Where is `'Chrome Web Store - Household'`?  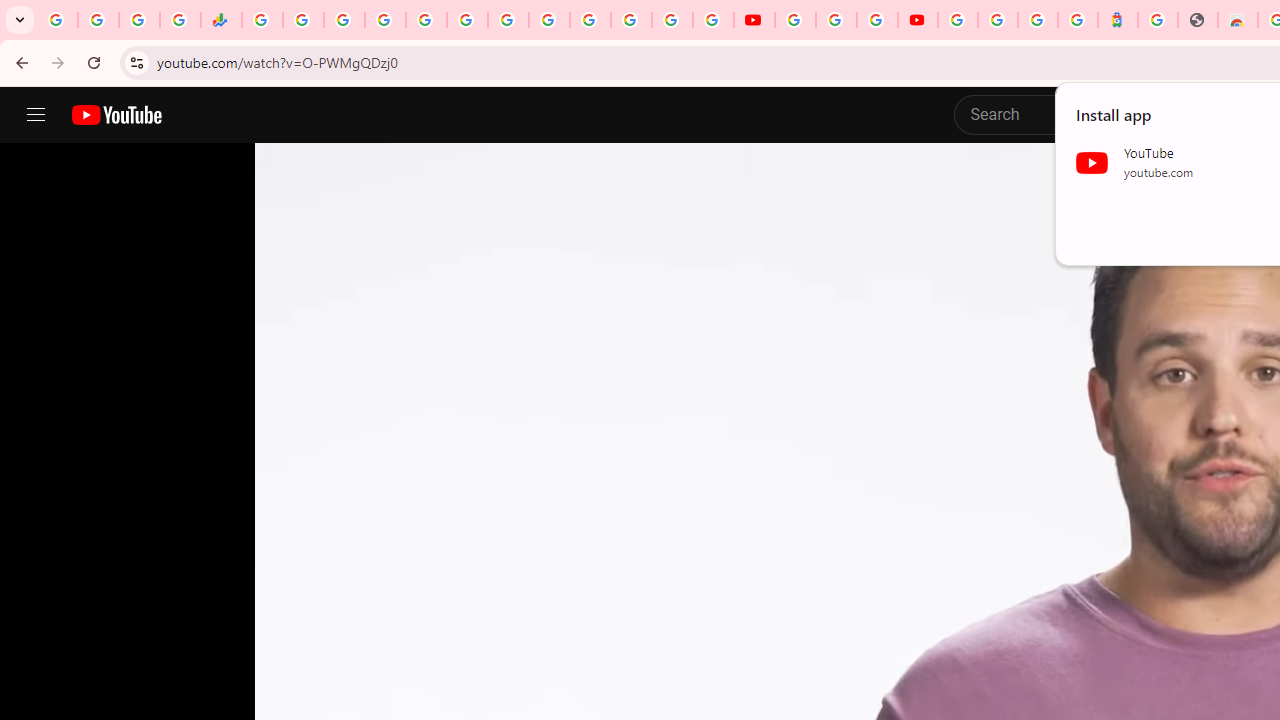
'Chrome Web Store - Household' is located at coordinates (1237, 20).